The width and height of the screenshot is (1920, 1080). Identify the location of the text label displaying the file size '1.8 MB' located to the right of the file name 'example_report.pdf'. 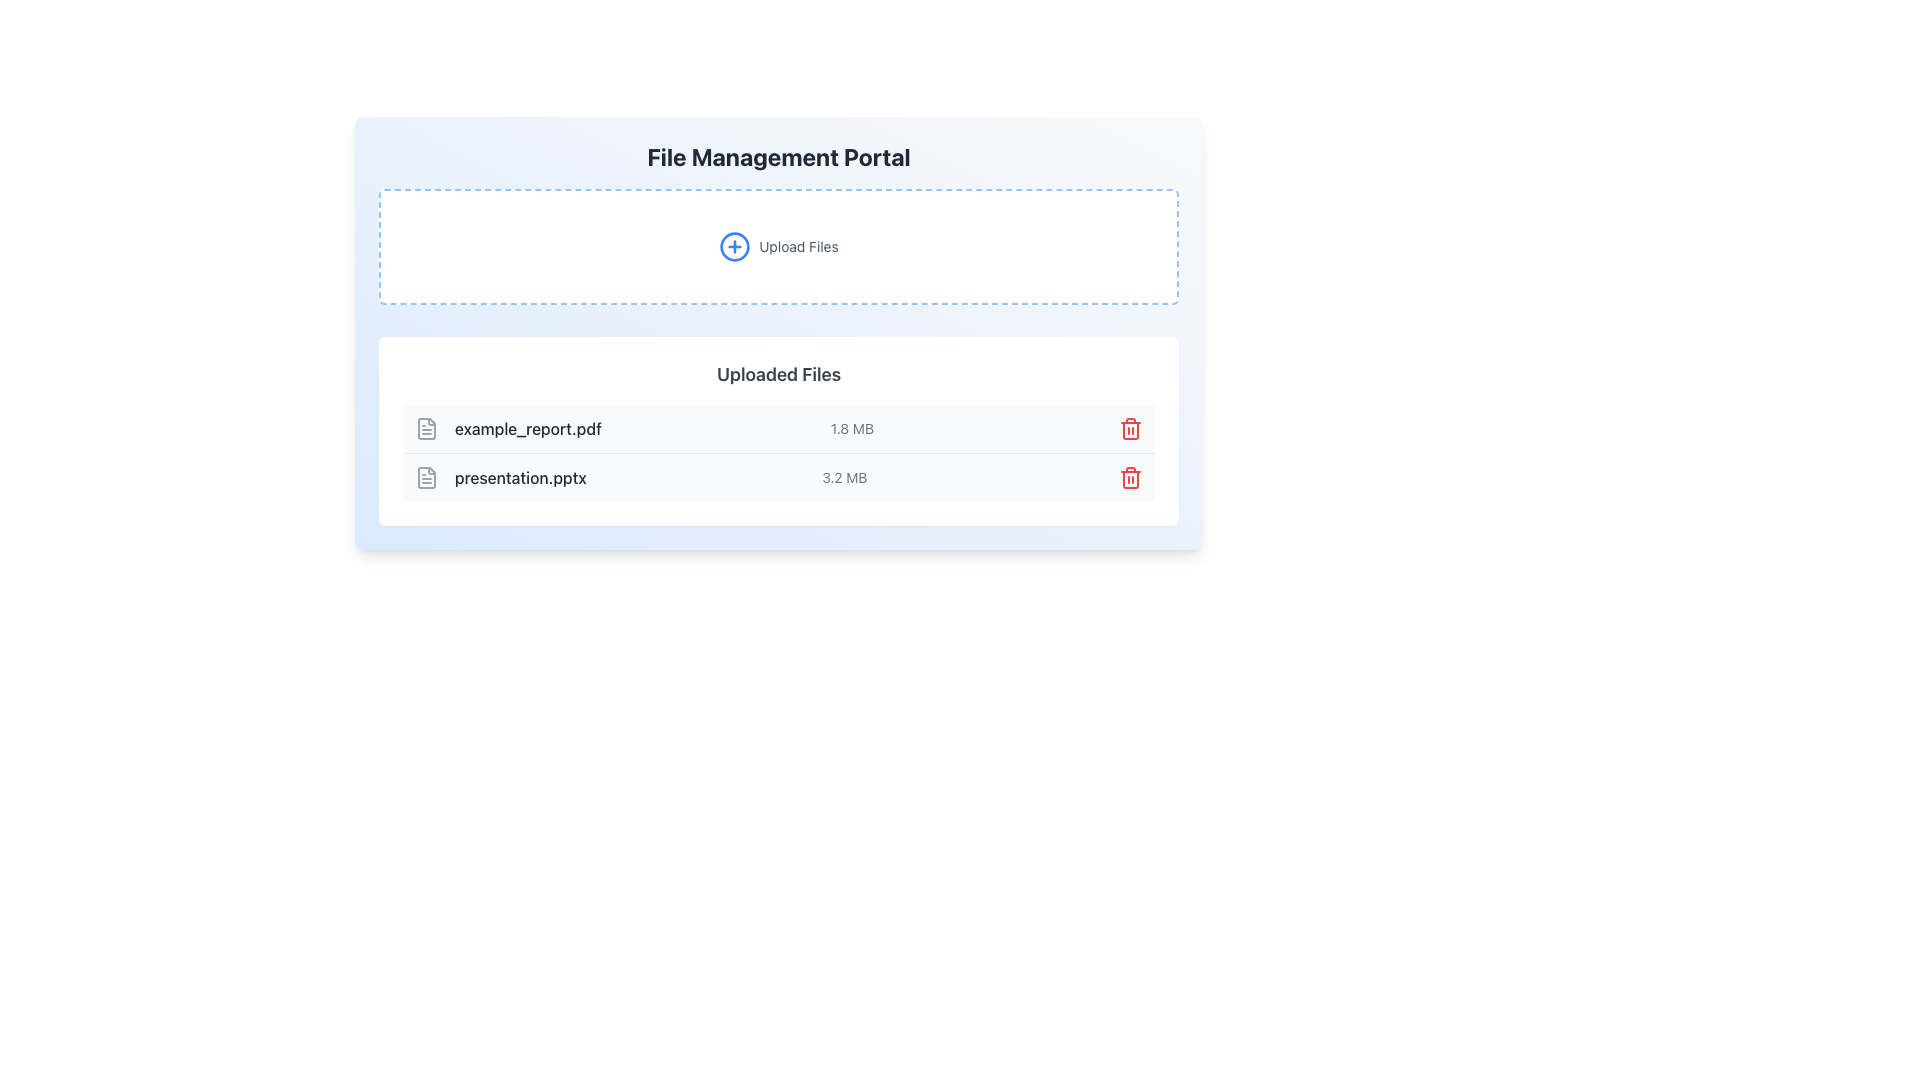
(852, 427).